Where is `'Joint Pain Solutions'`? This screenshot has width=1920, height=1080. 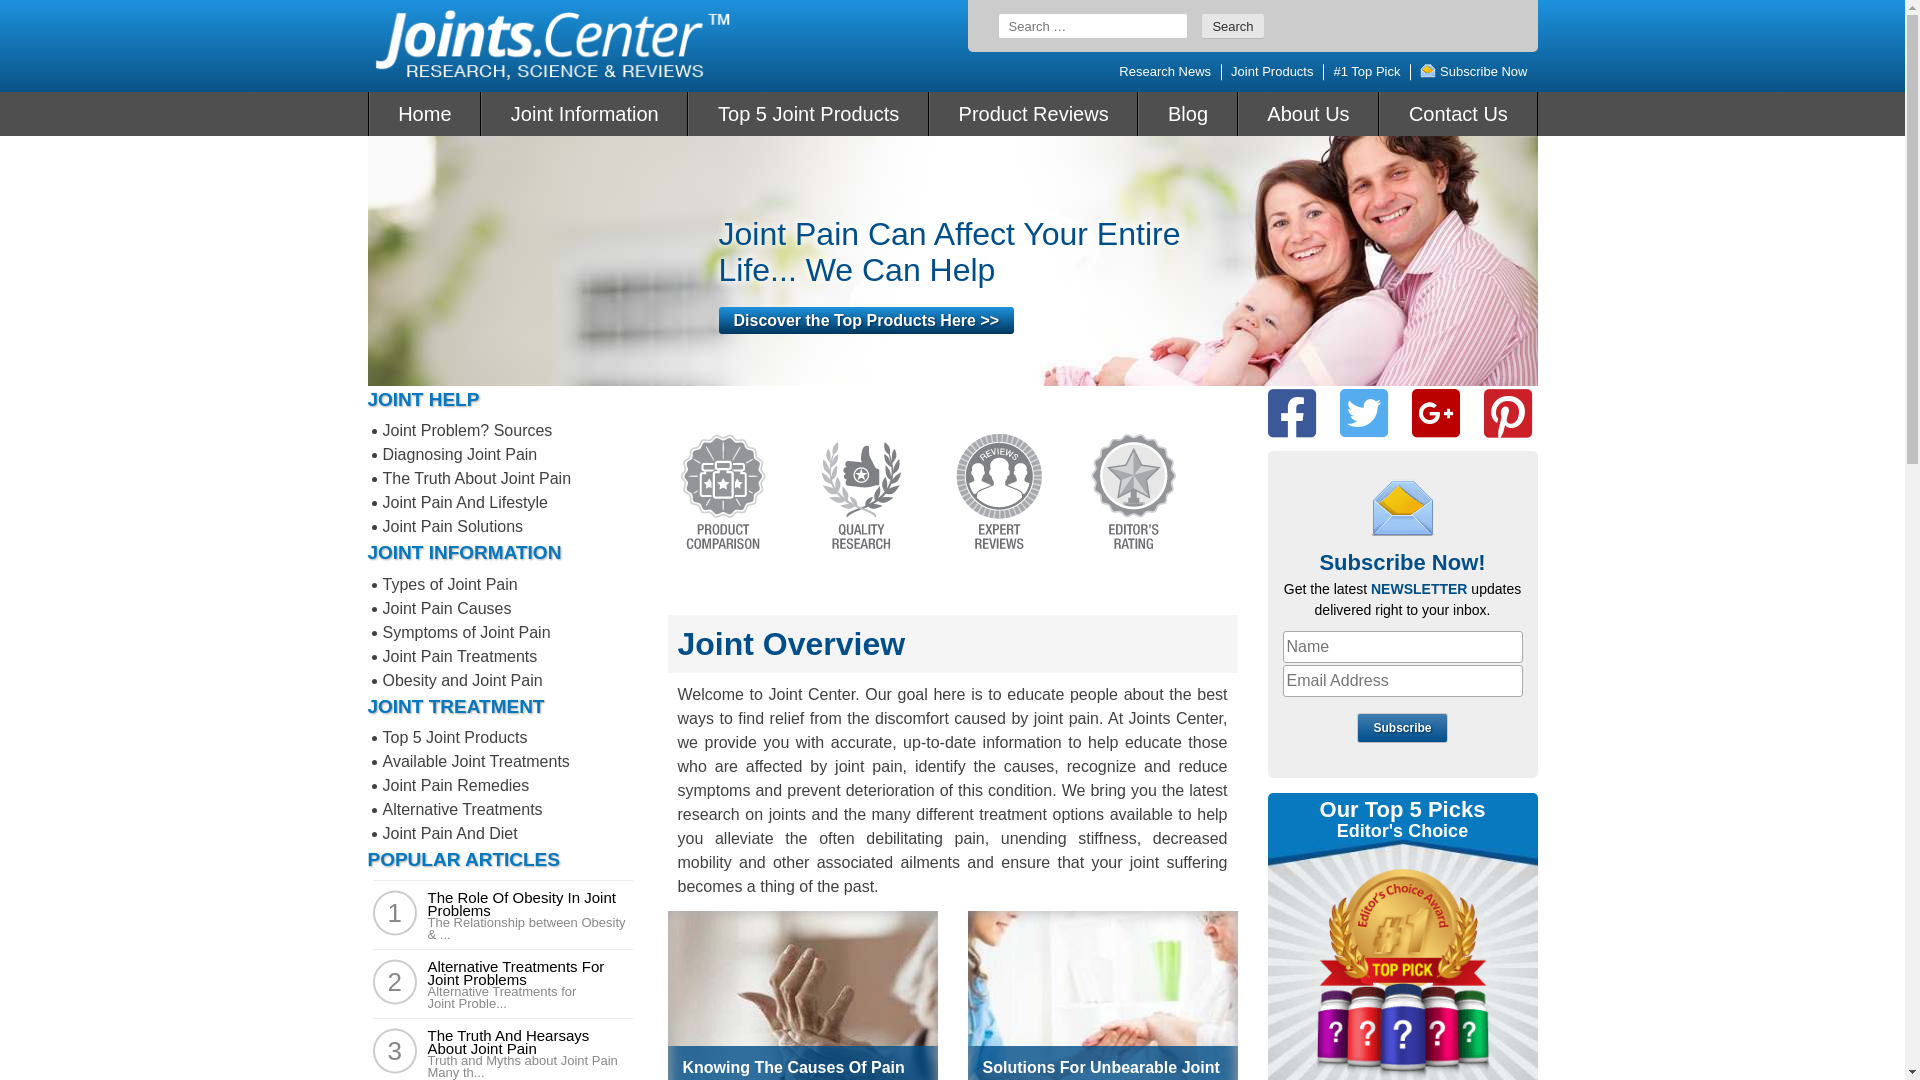 'Joint Pain Solutions' is located at coordinates (451, 525).